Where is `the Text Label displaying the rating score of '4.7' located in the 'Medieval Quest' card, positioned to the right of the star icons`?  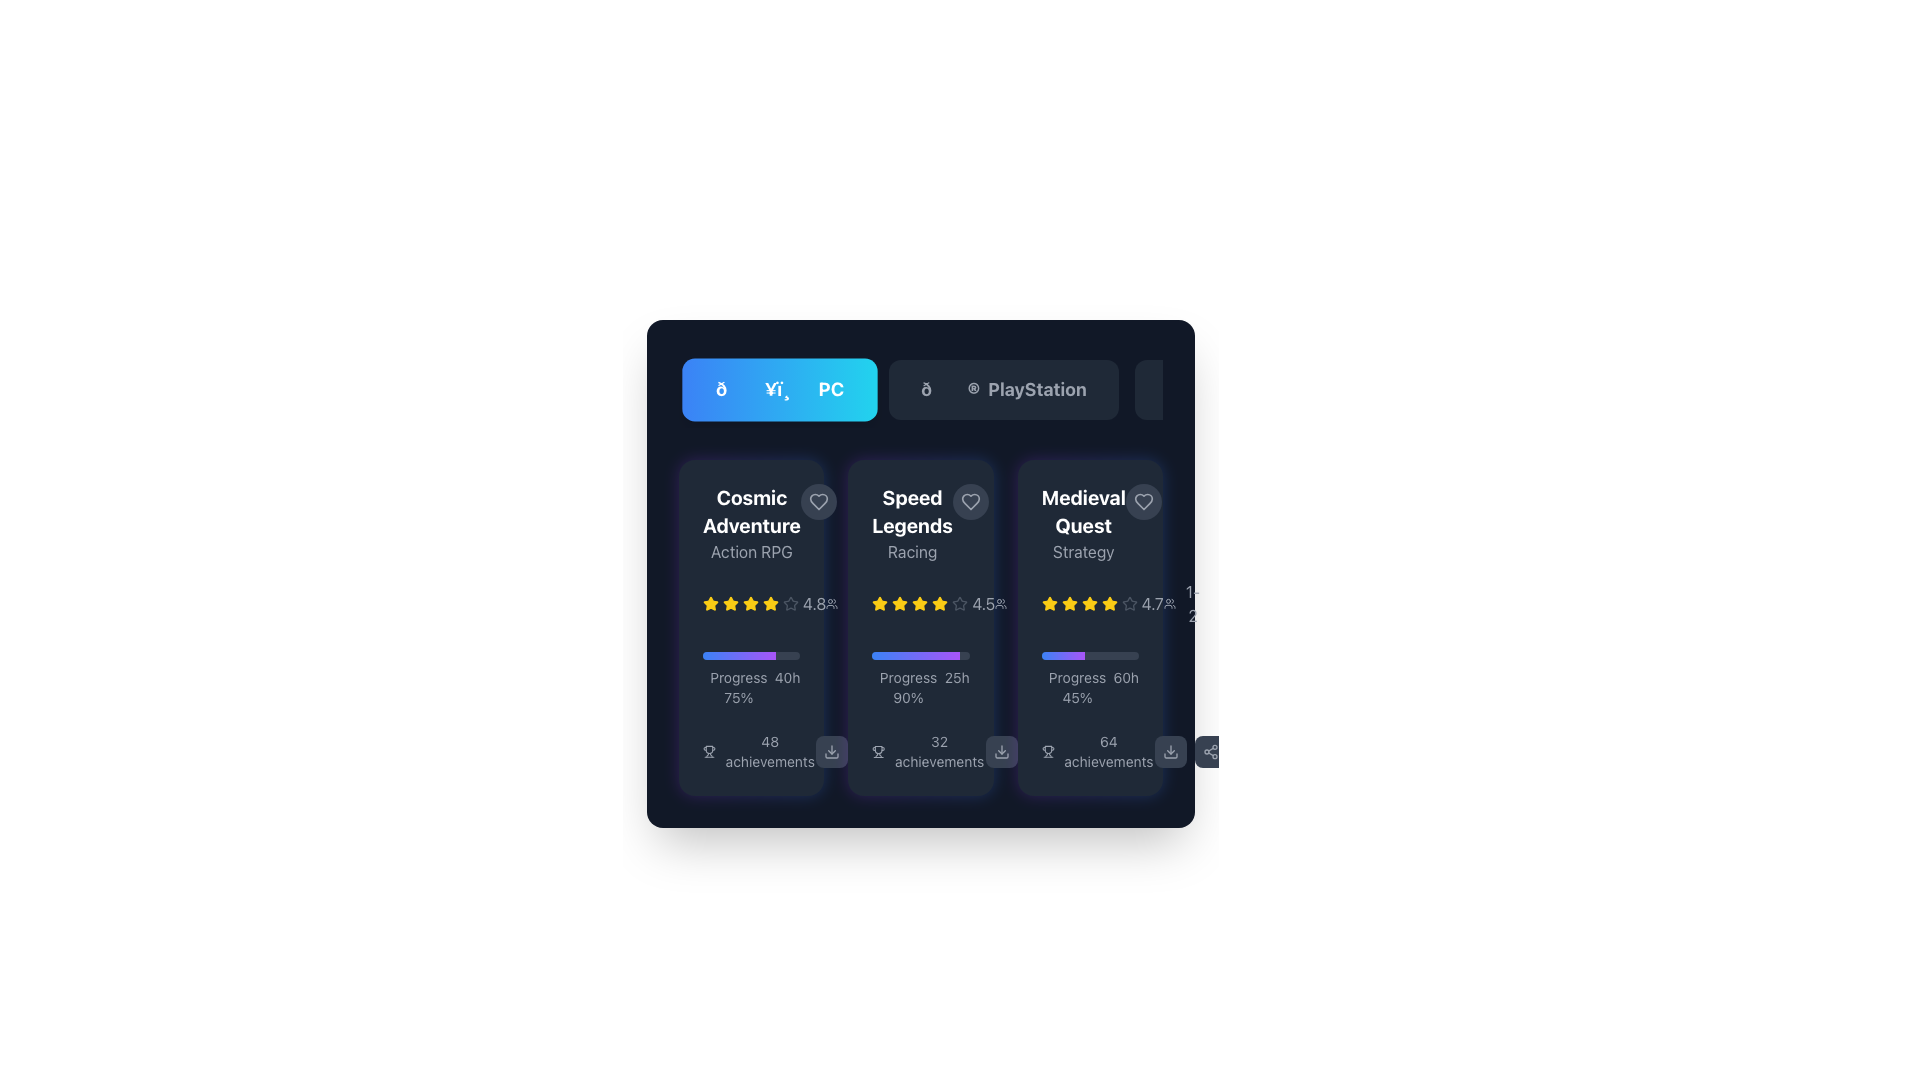 the Text Label displaying the rating score of '4.7' located in the 'Medieval Quest' card, positioned to the right of the star icons is located at coordinates (1152, 603).